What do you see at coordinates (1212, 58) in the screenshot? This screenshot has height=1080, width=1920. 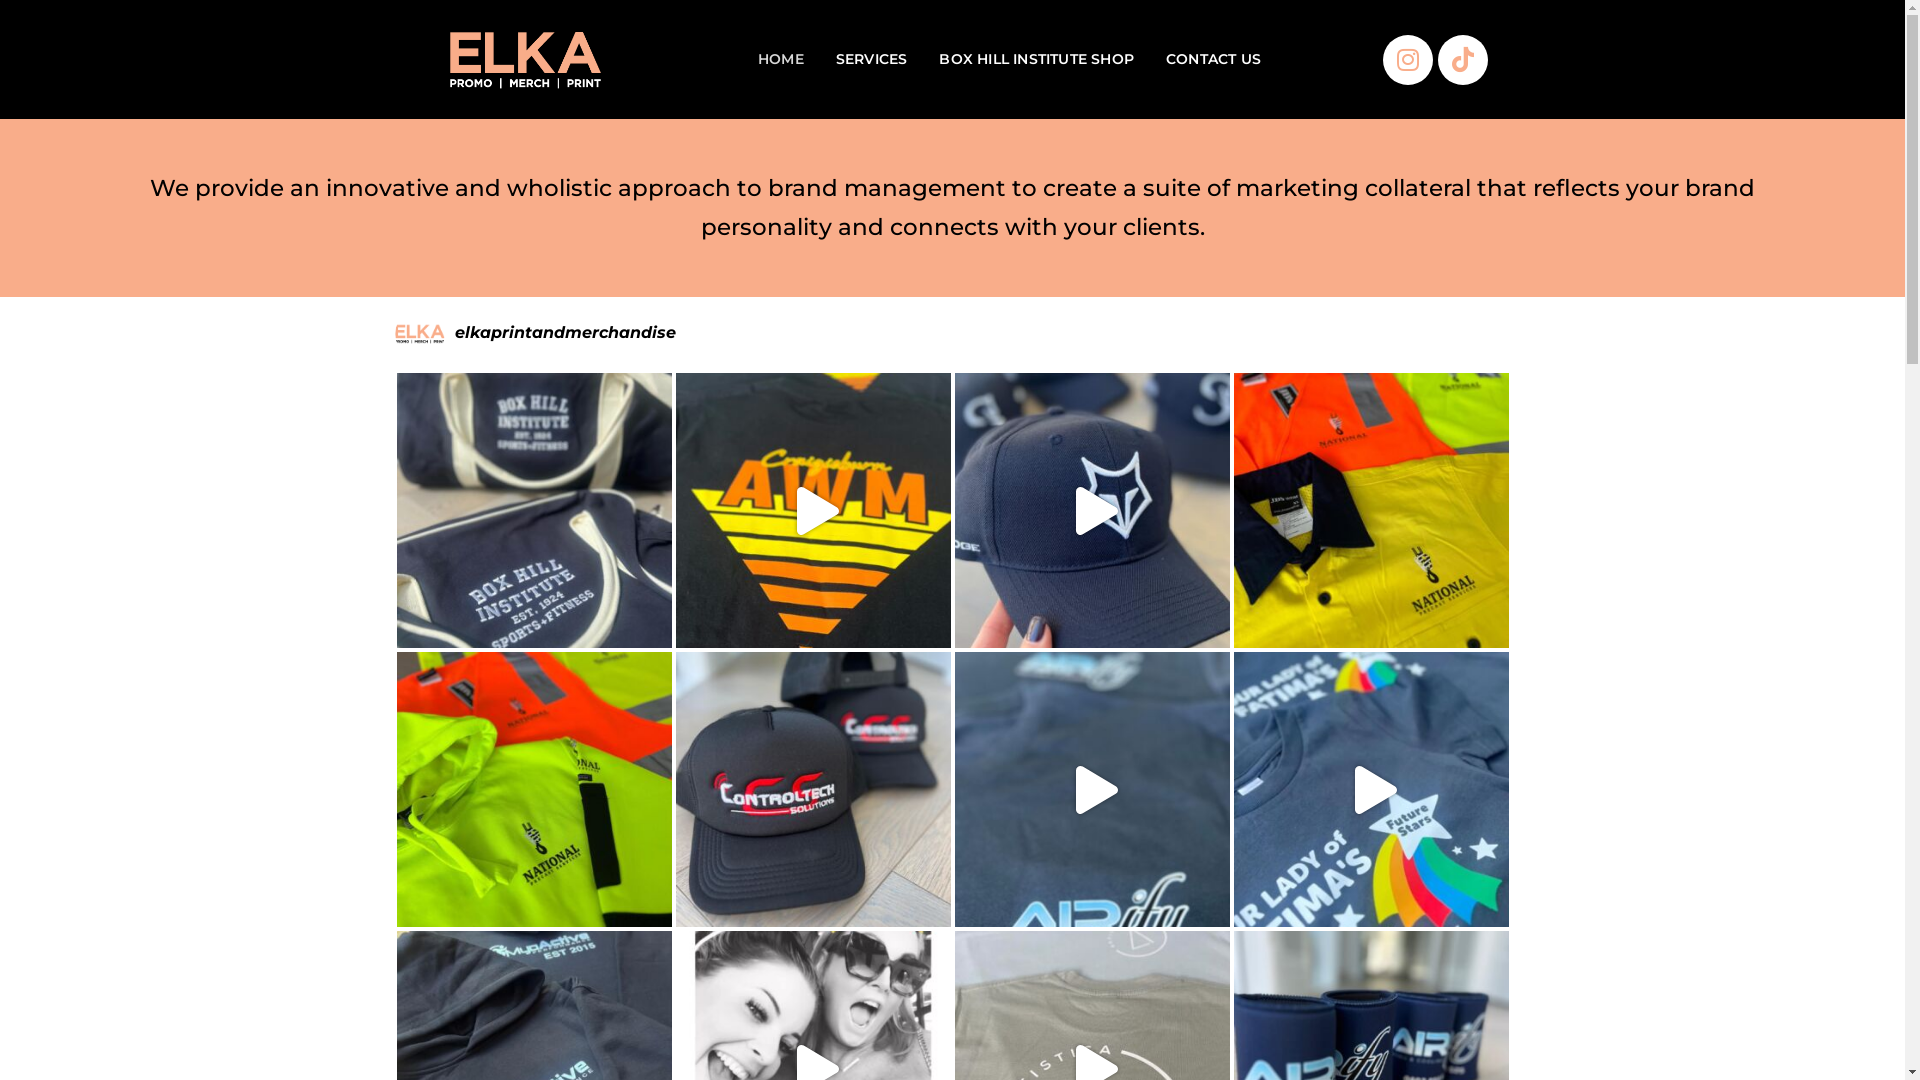 I see `'CONTACT US'` at bounding box center [1212, 58].